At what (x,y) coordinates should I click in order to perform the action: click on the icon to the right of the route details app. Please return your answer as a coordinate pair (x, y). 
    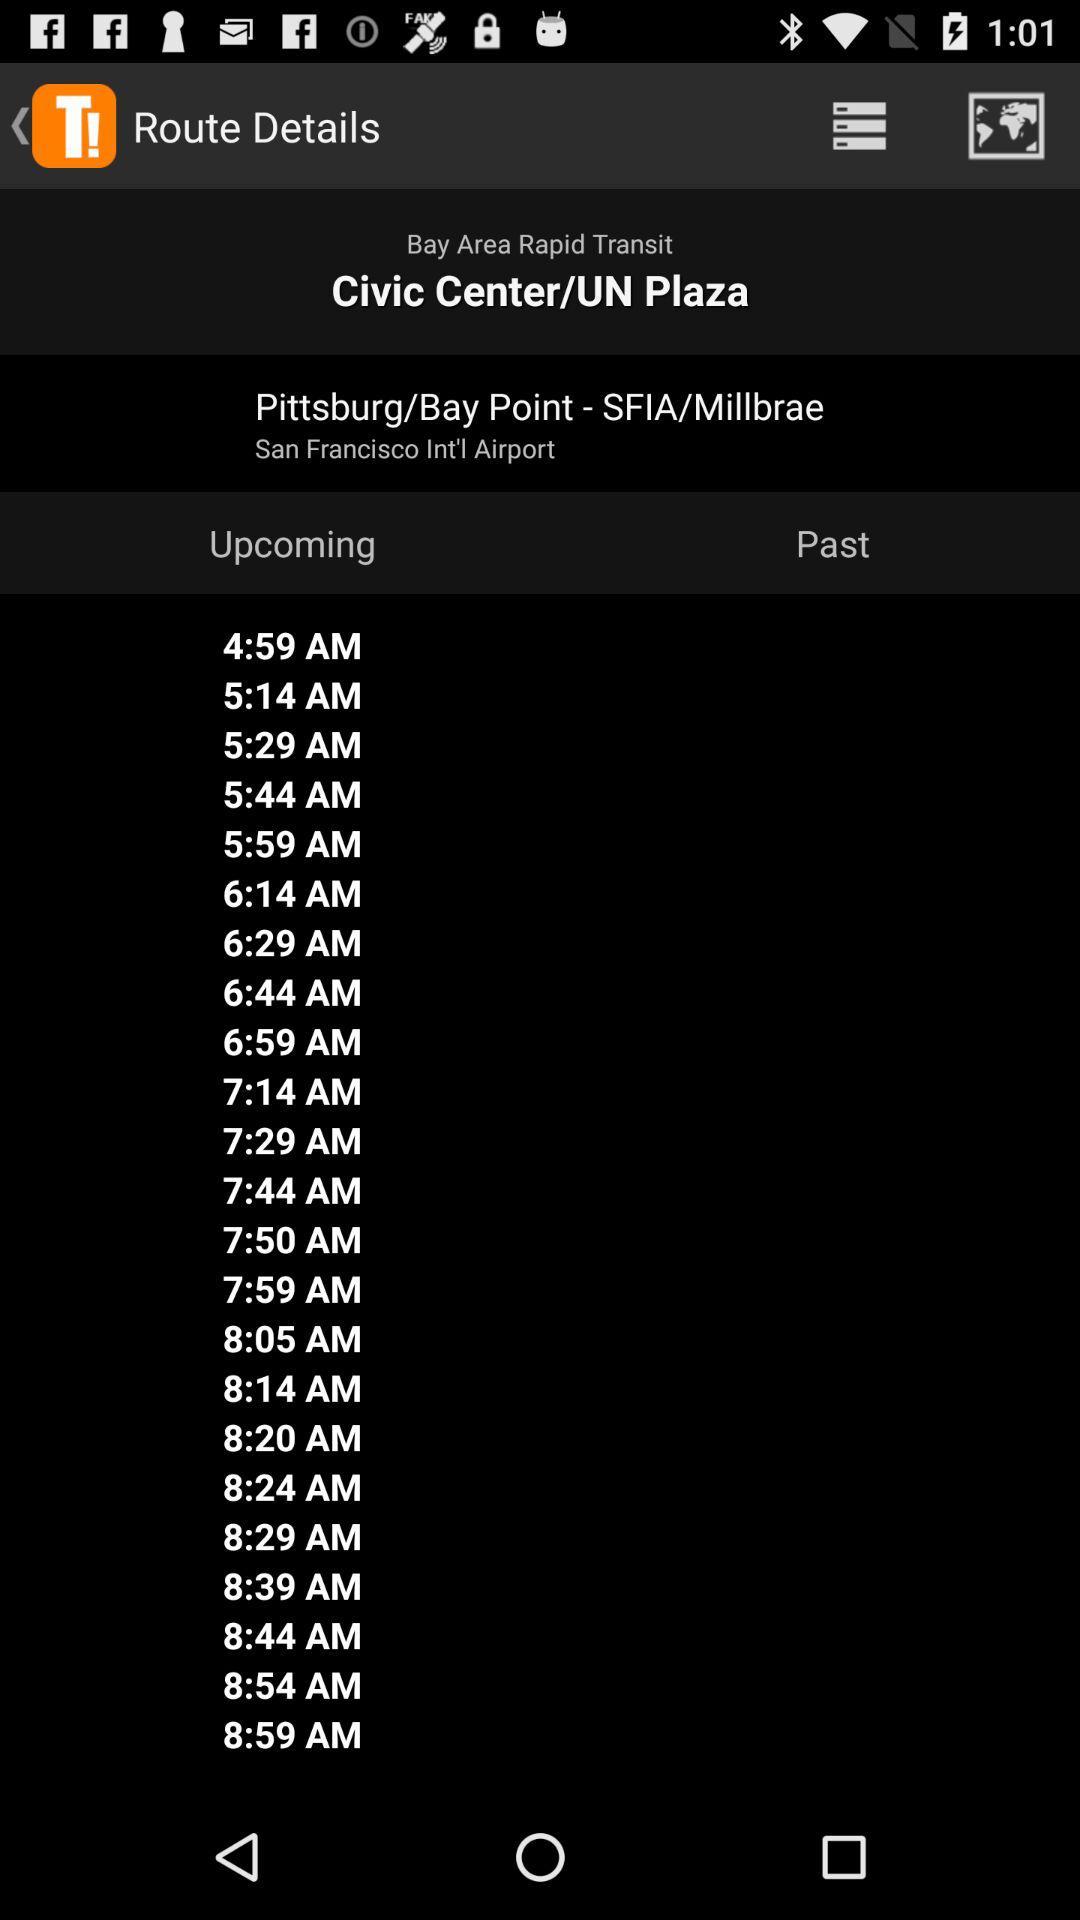
    Looking at the image, I should click on (858, 124).